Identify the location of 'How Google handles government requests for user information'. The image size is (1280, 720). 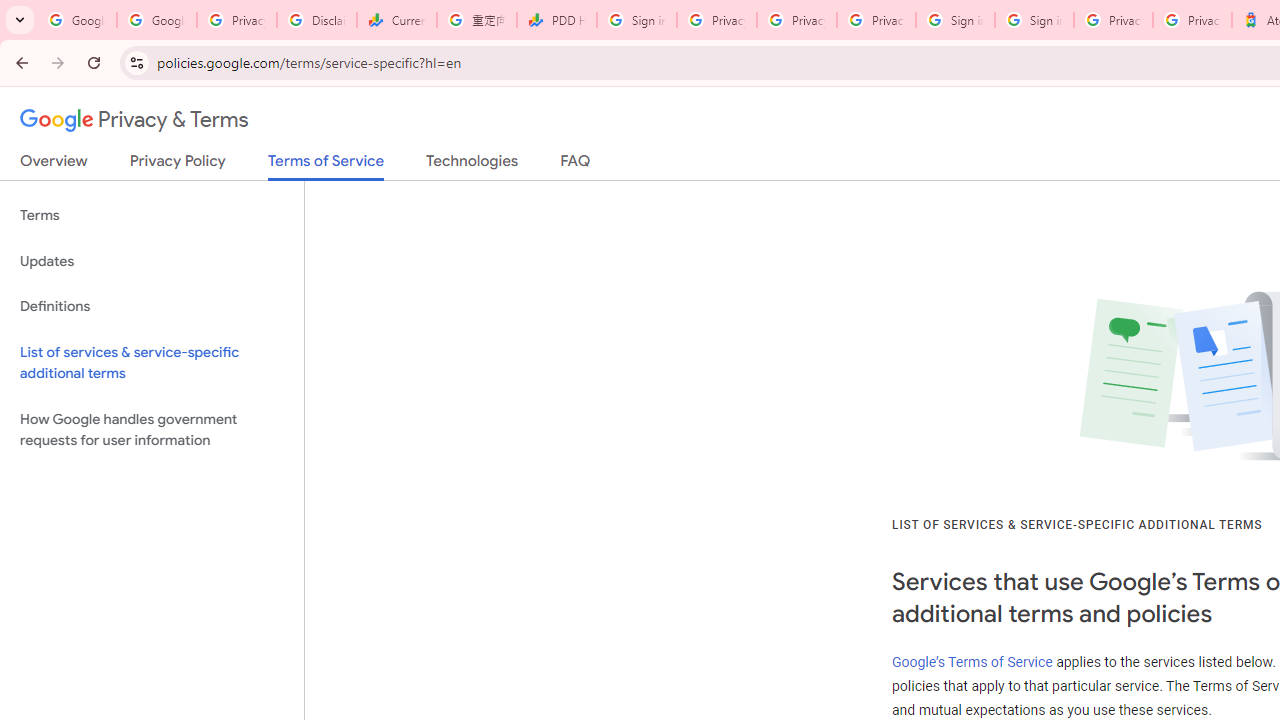
(151, 428).